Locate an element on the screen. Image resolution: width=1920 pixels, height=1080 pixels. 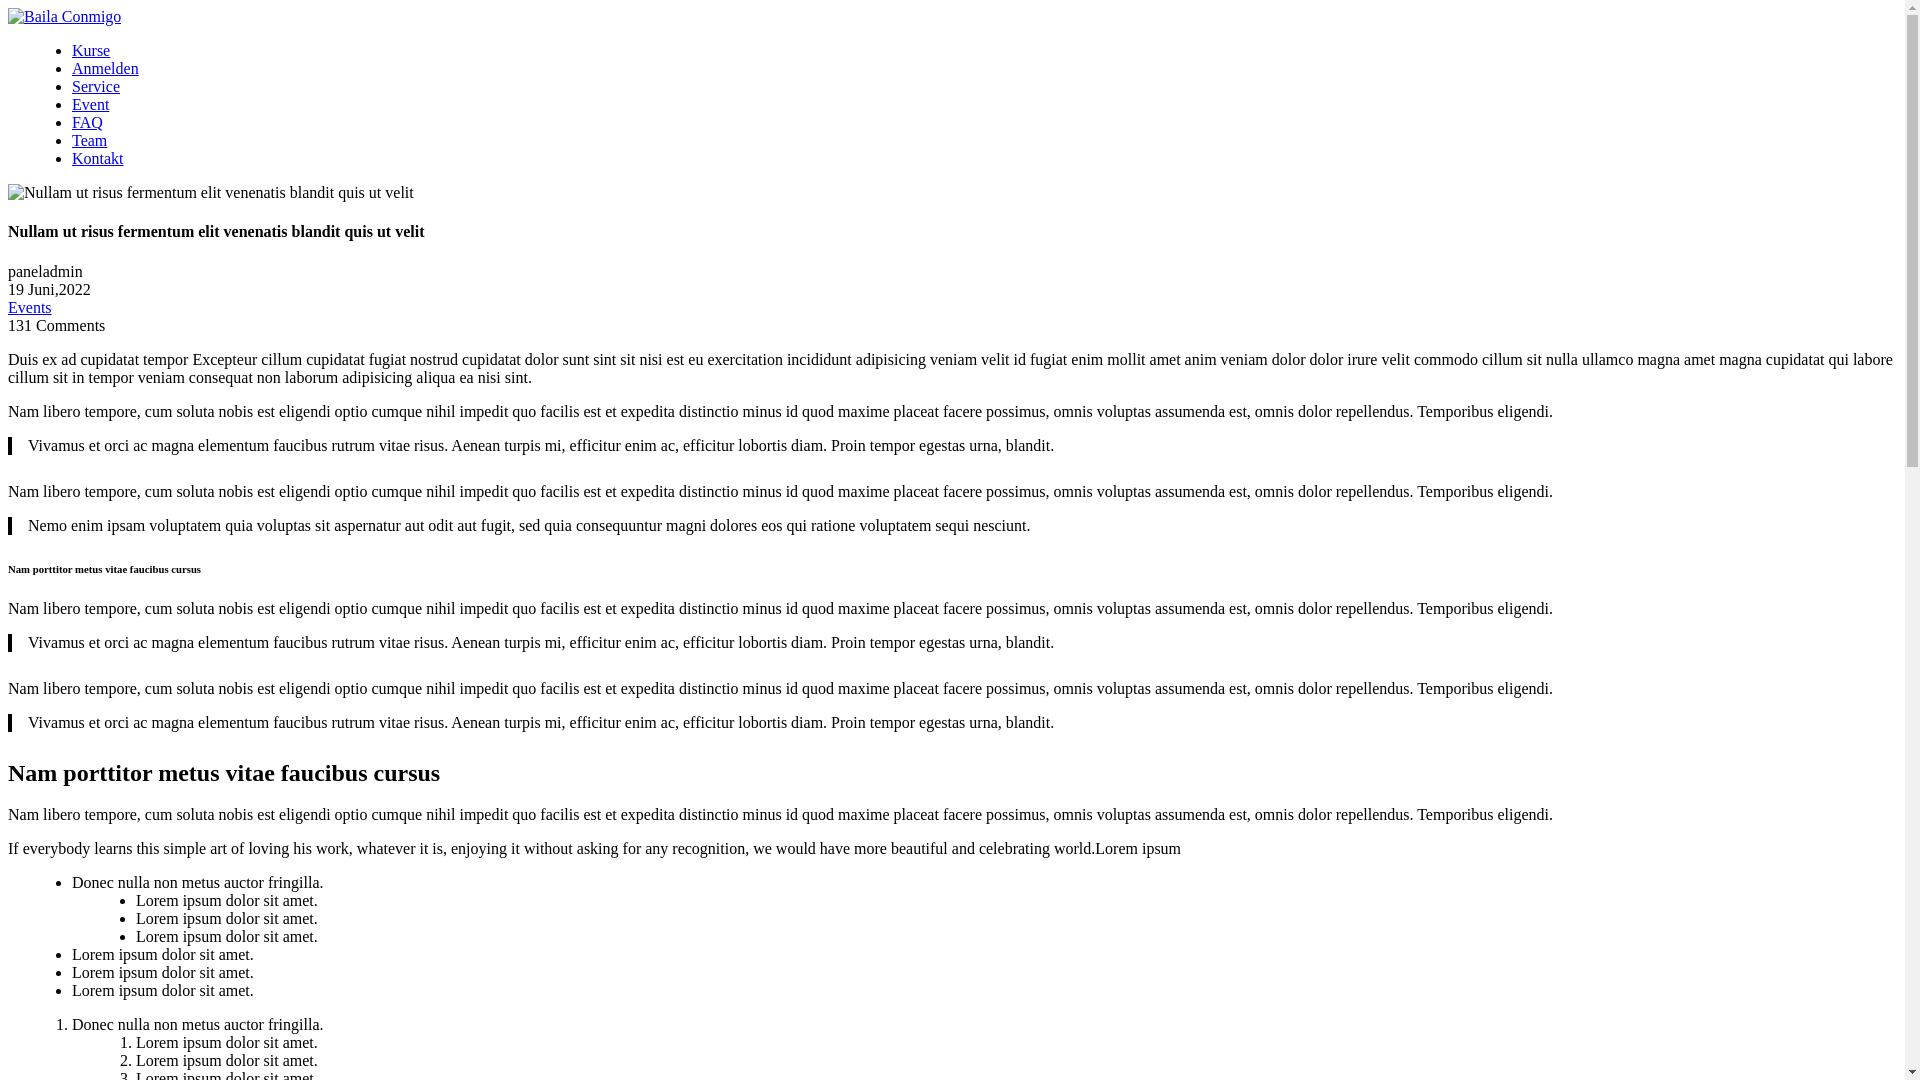
'FAQ' is located at coordinates (72, 122).